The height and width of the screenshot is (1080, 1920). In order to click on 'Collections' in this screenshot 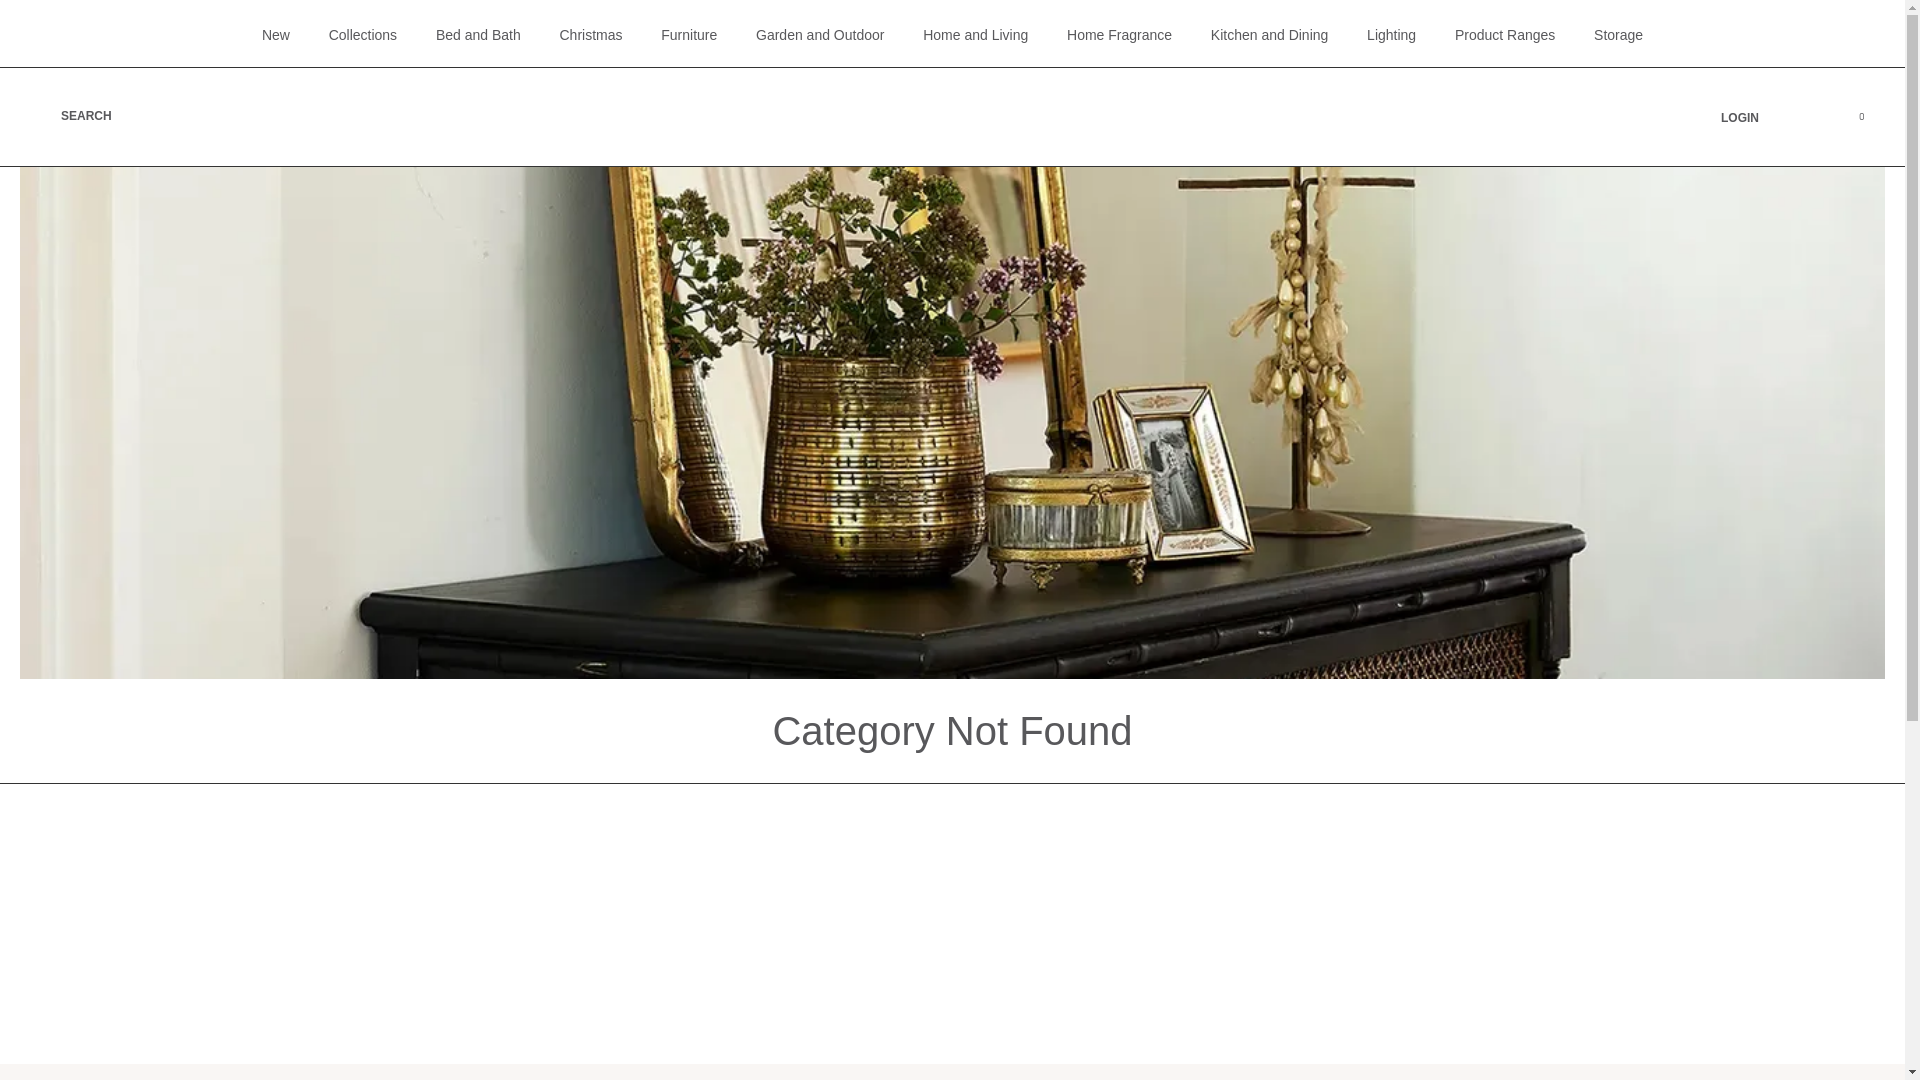, I will do `click(363, 34)`.